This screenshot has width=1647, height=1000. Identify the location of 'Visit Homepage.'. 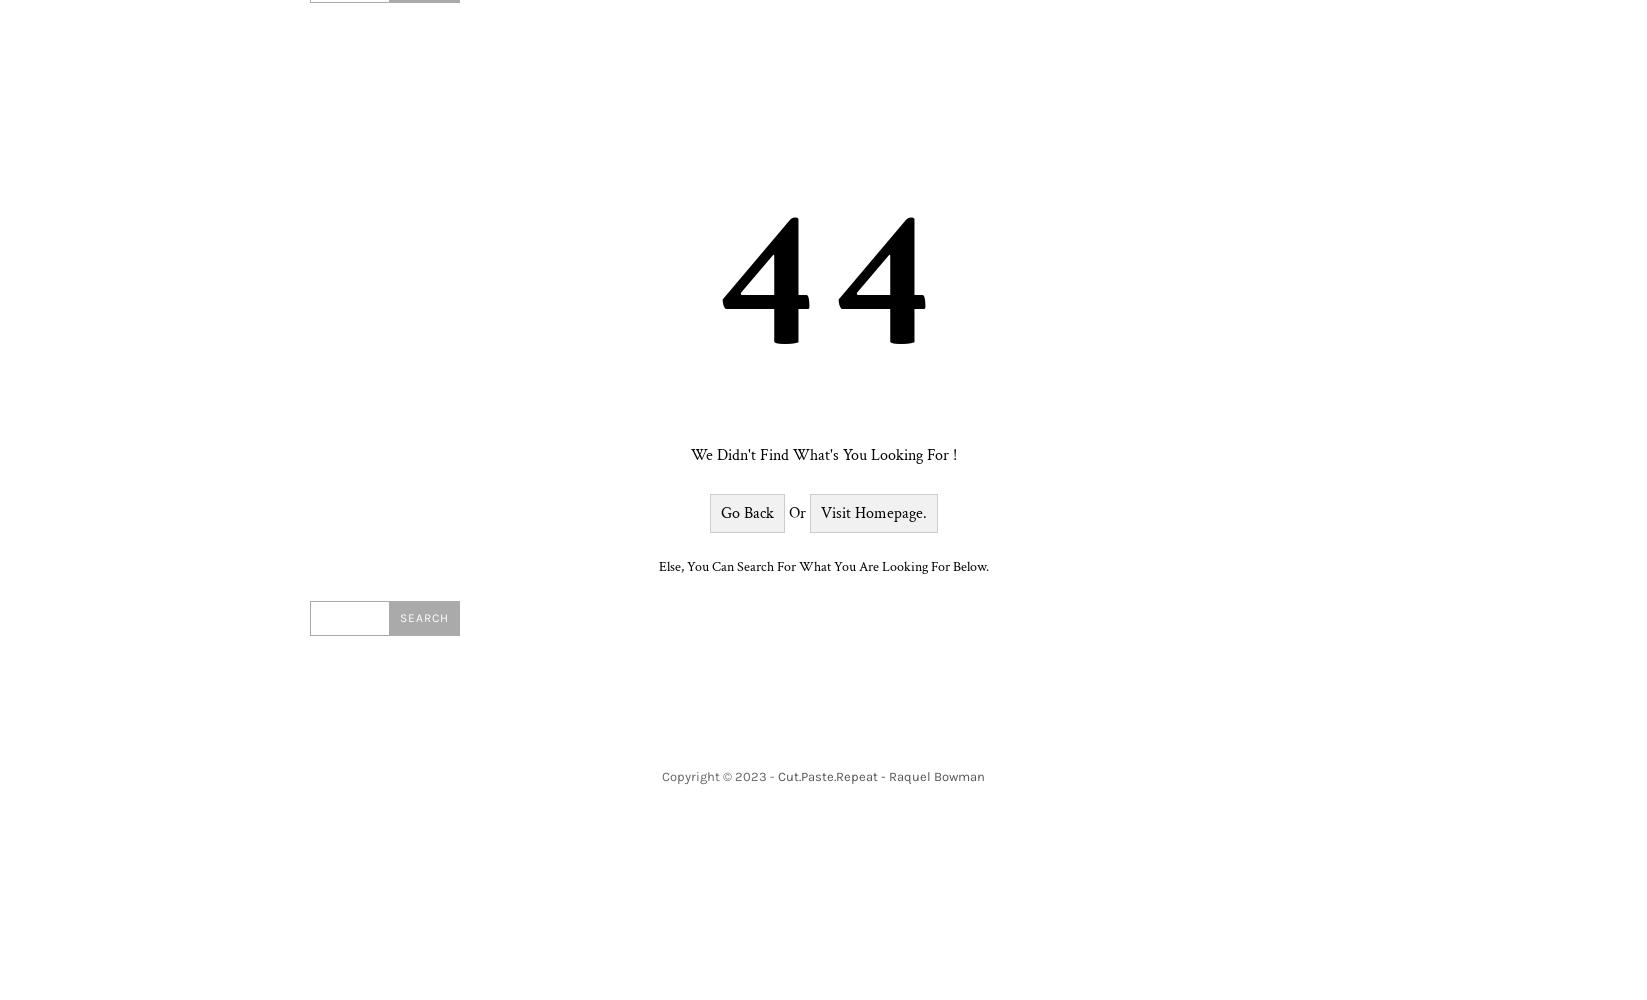
(872, 513).